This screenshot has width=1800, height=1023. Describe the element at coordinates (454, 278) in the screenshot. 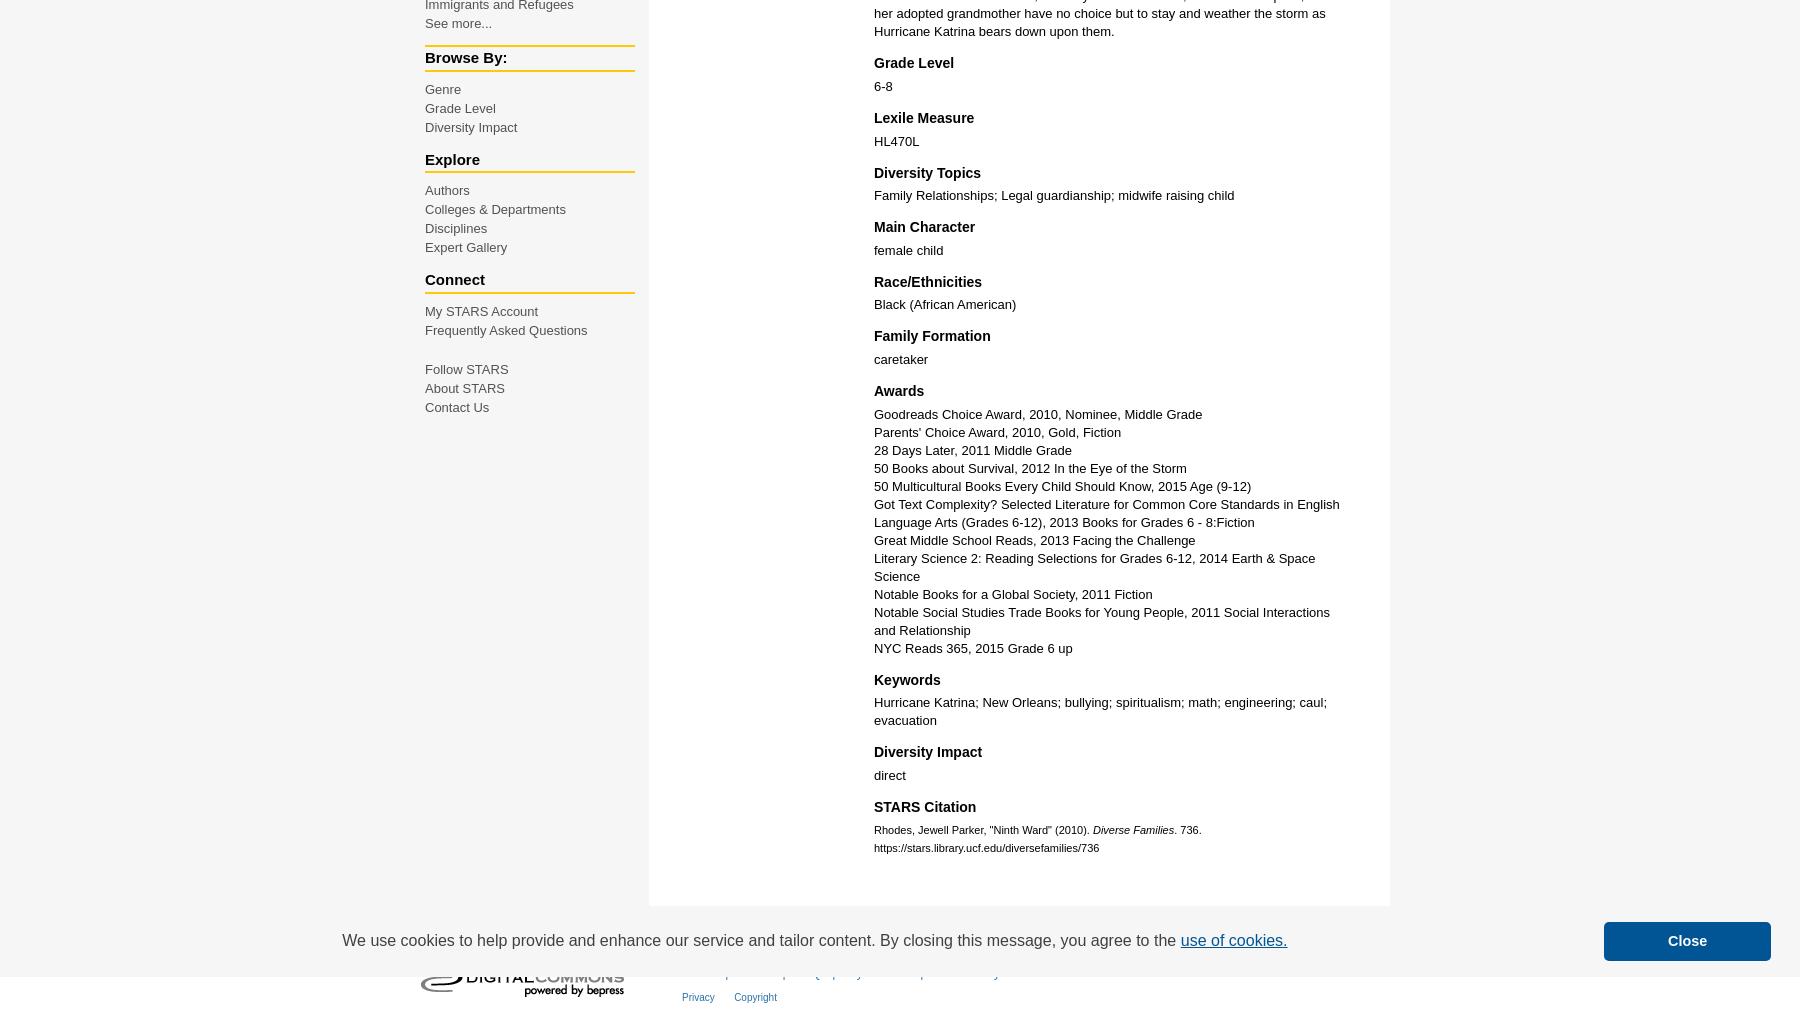

I see `'Connect'` at that location.